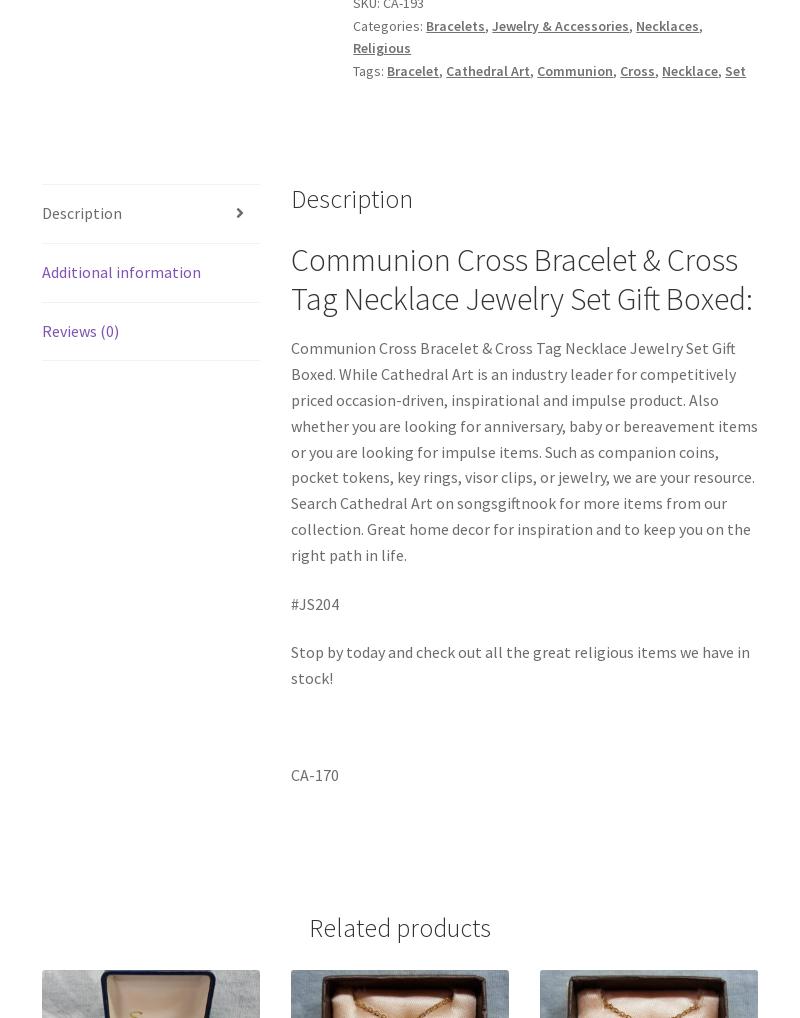  Describe the element at coordinates (454, 24) in the screenshot. I see `'Bracelets'` at that location.